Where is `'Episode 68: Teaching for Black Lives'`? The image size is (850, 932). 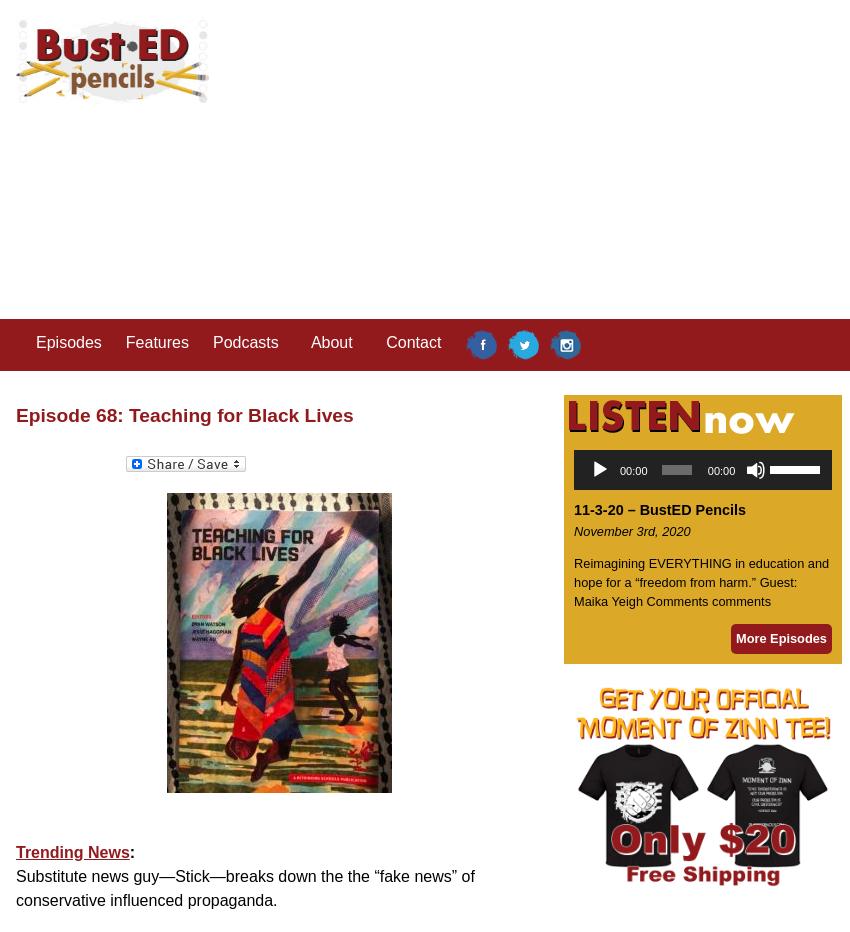
'Episode 68: Teaching for Black Lives' is located at coordinates (14, 415).